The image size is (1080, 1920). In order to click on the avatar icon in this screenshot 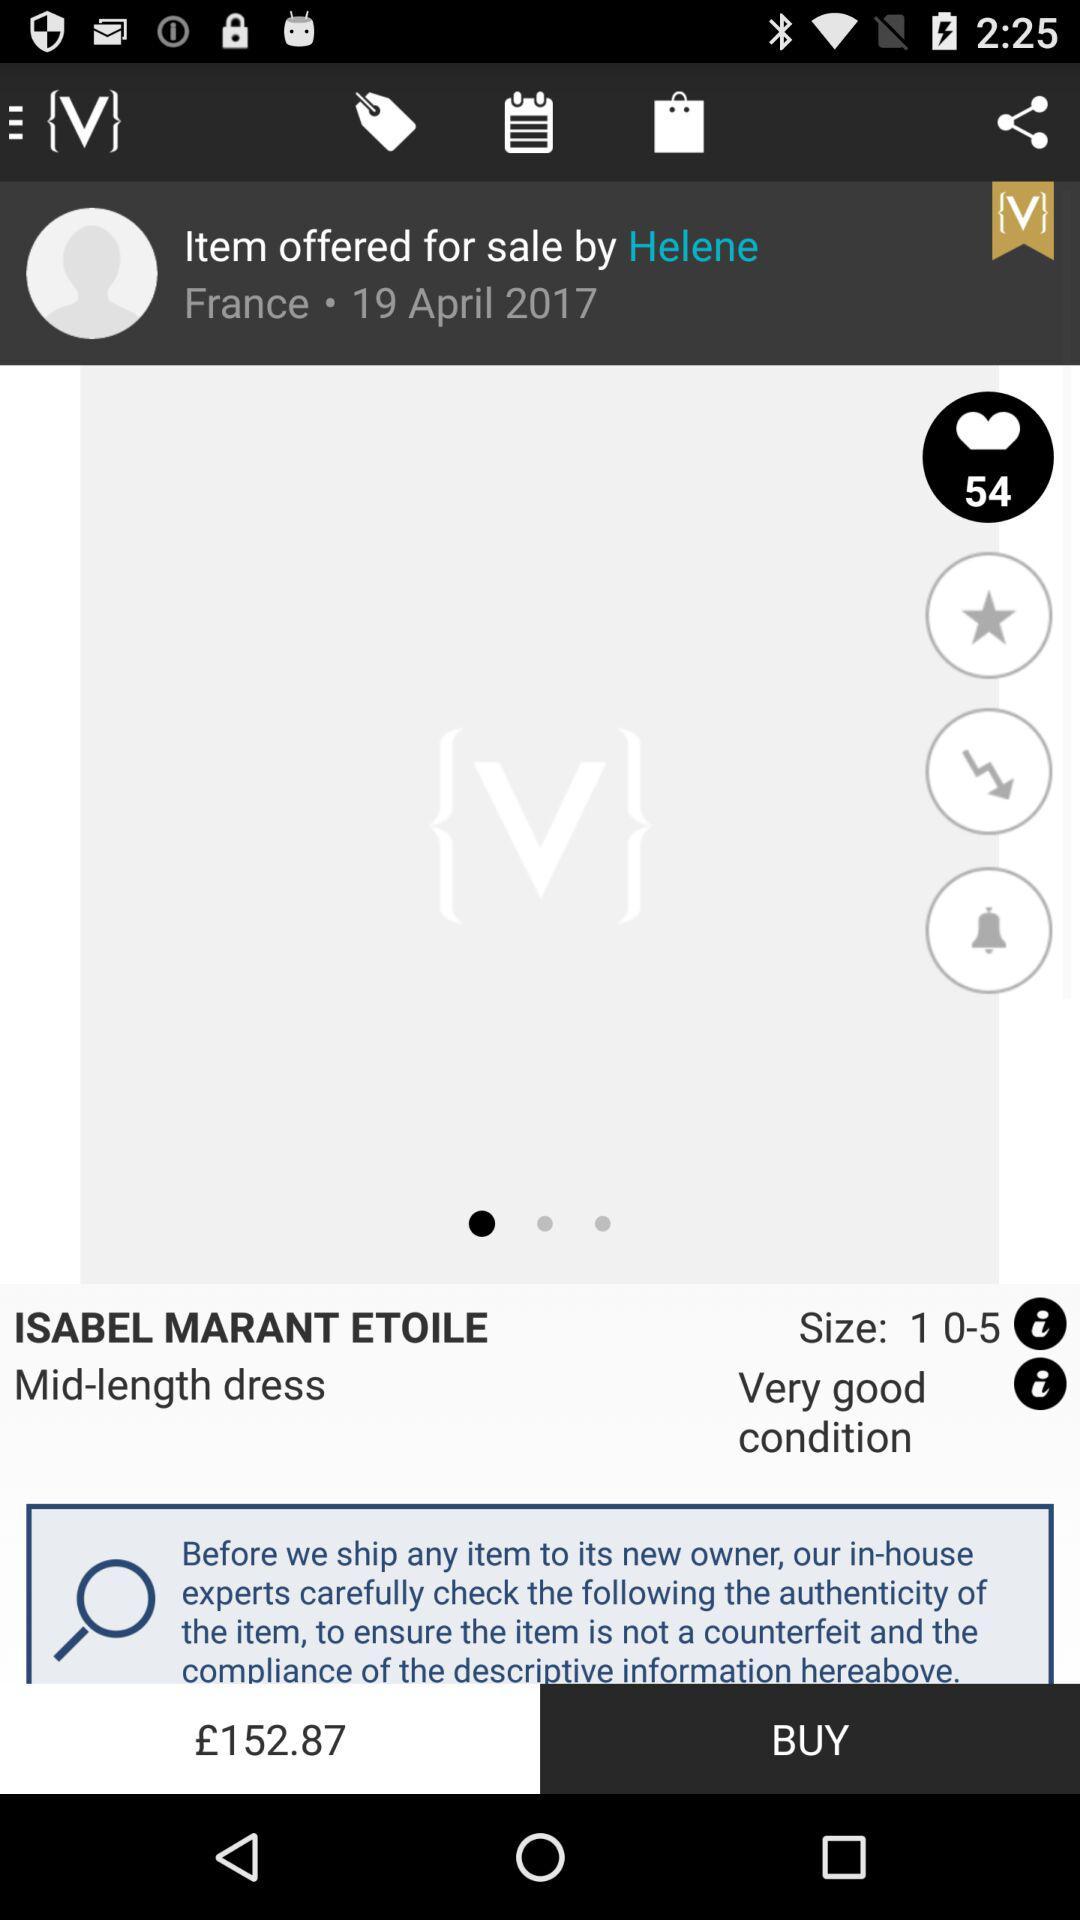, I will do `click(91, 291)`.